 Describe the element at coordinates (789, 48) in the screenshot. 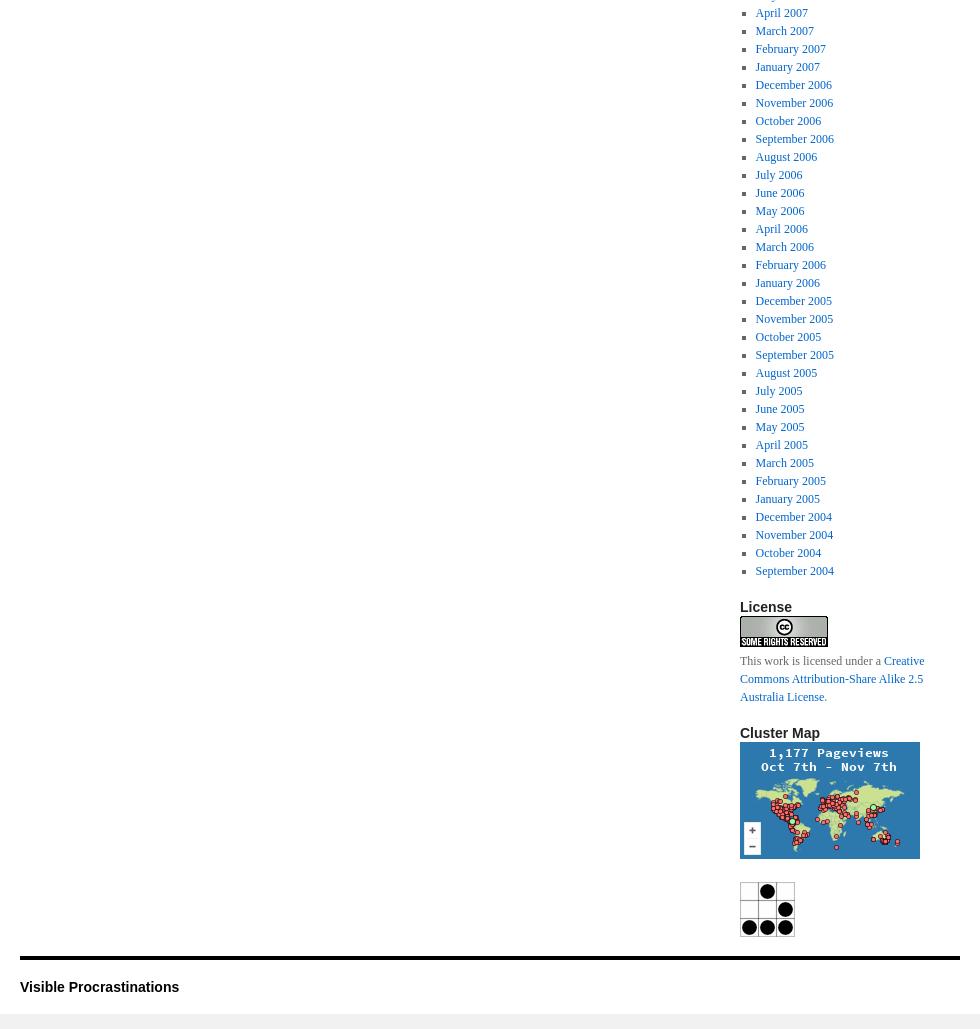

I see `'February 2007'` at that location.